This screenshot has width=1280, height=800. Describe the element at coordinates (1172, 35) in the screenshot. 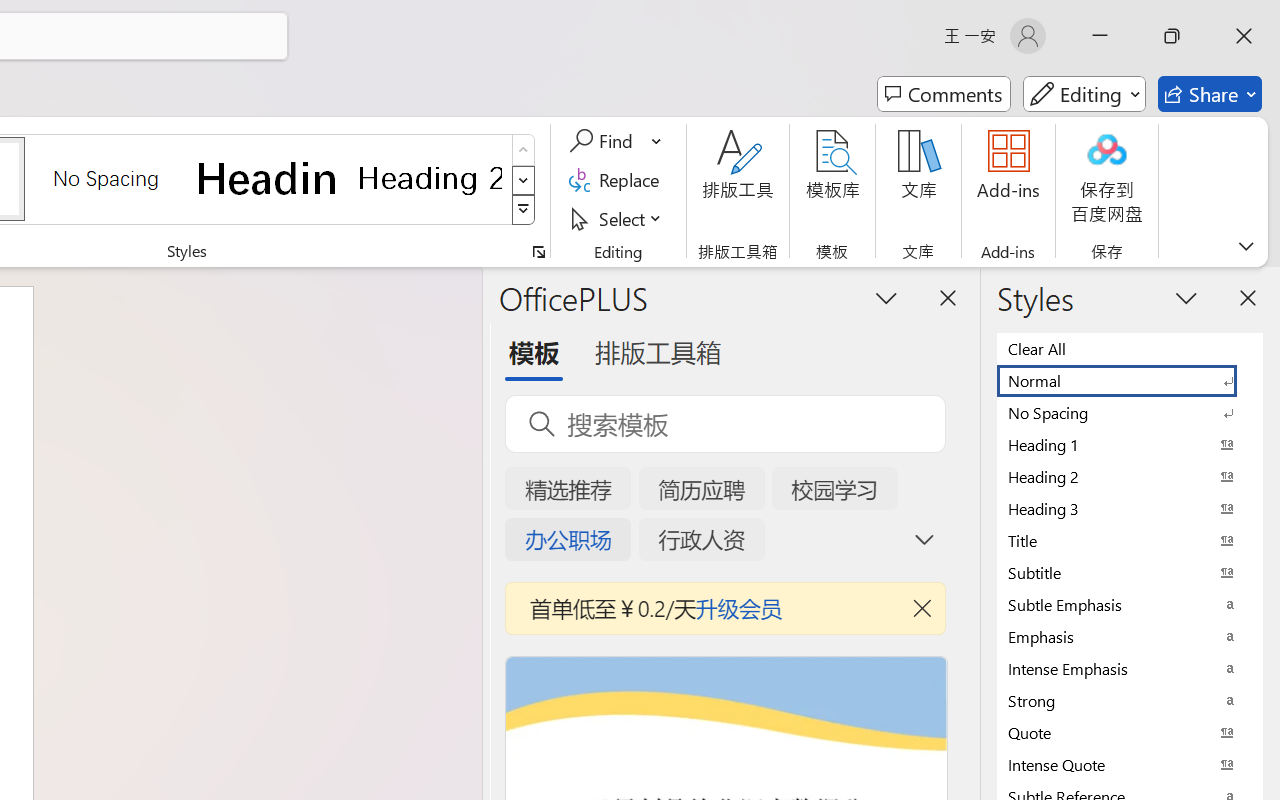

I see `'Restore Down'` at that location.